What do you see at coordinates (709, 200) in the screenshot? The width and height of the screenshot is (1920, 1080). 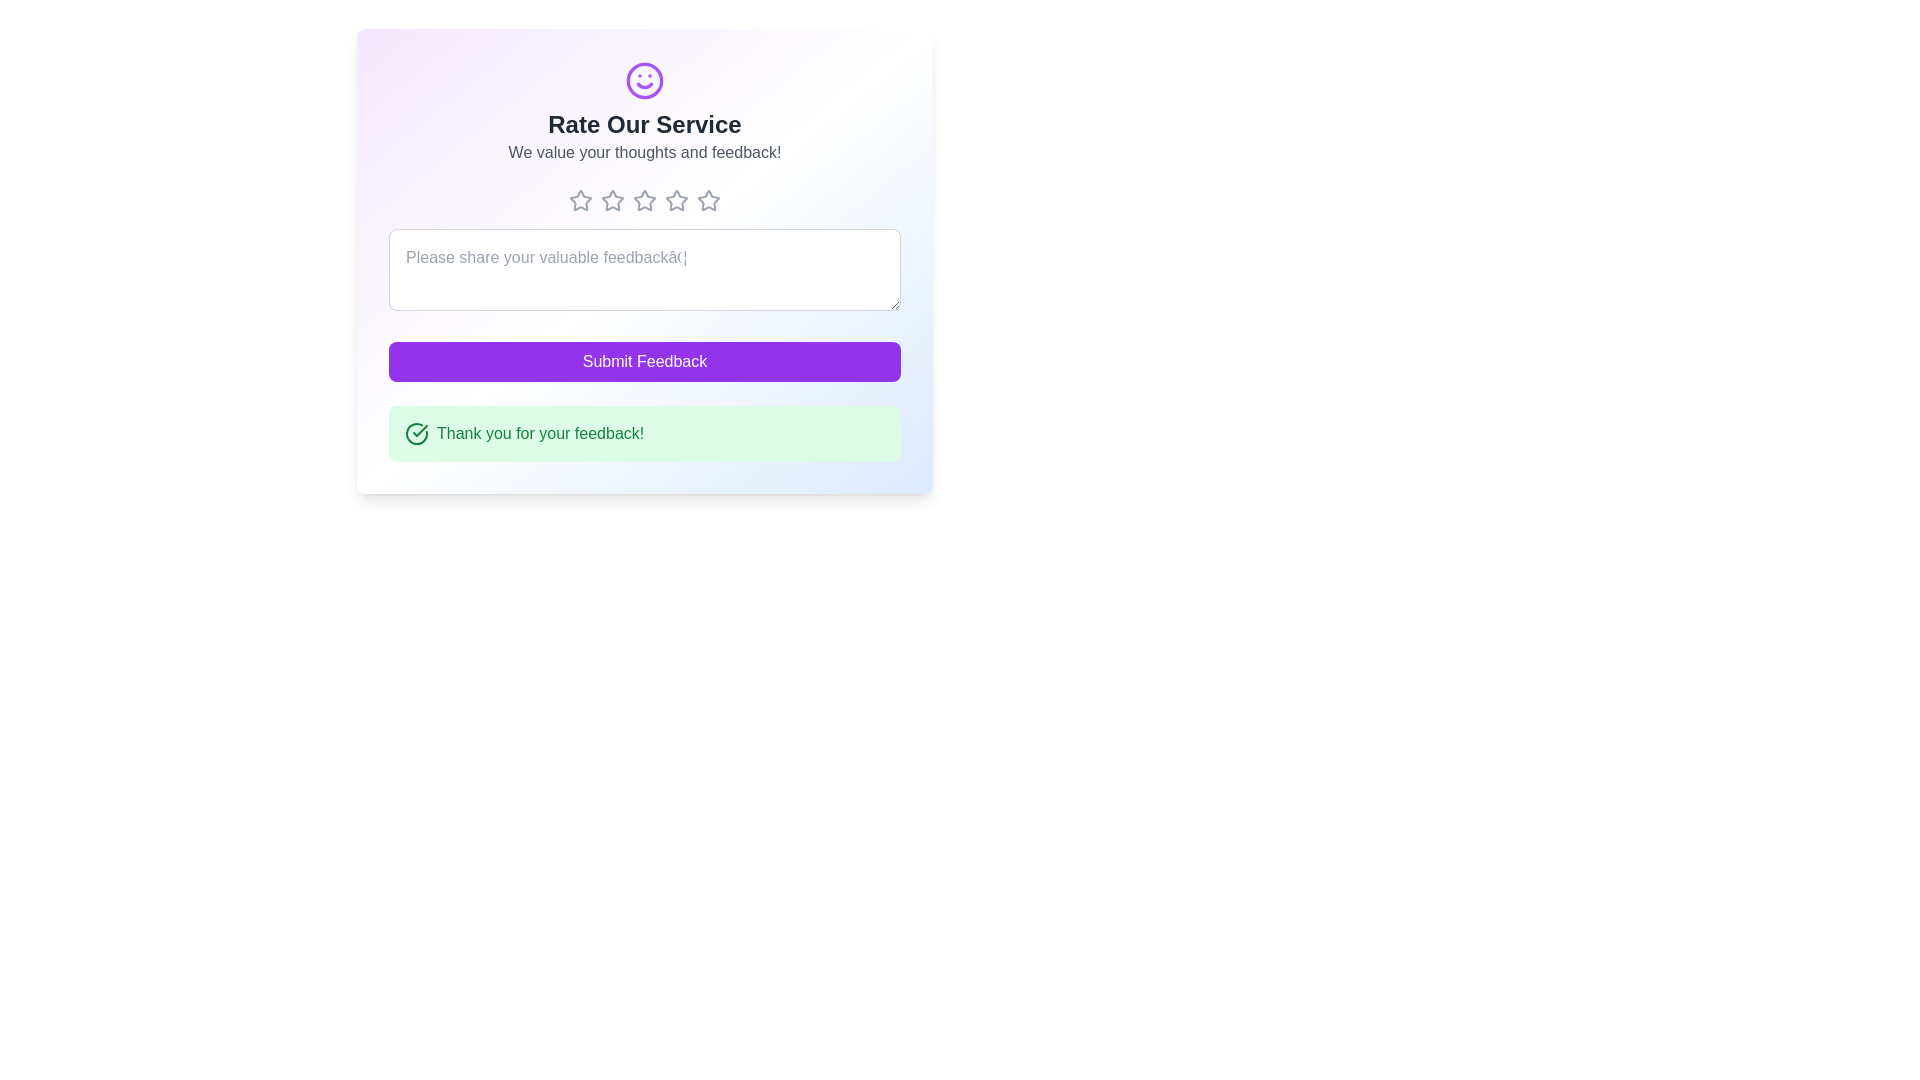 I see `the fourth star icon in the five-star rating system` at bounding box center [709, 200].